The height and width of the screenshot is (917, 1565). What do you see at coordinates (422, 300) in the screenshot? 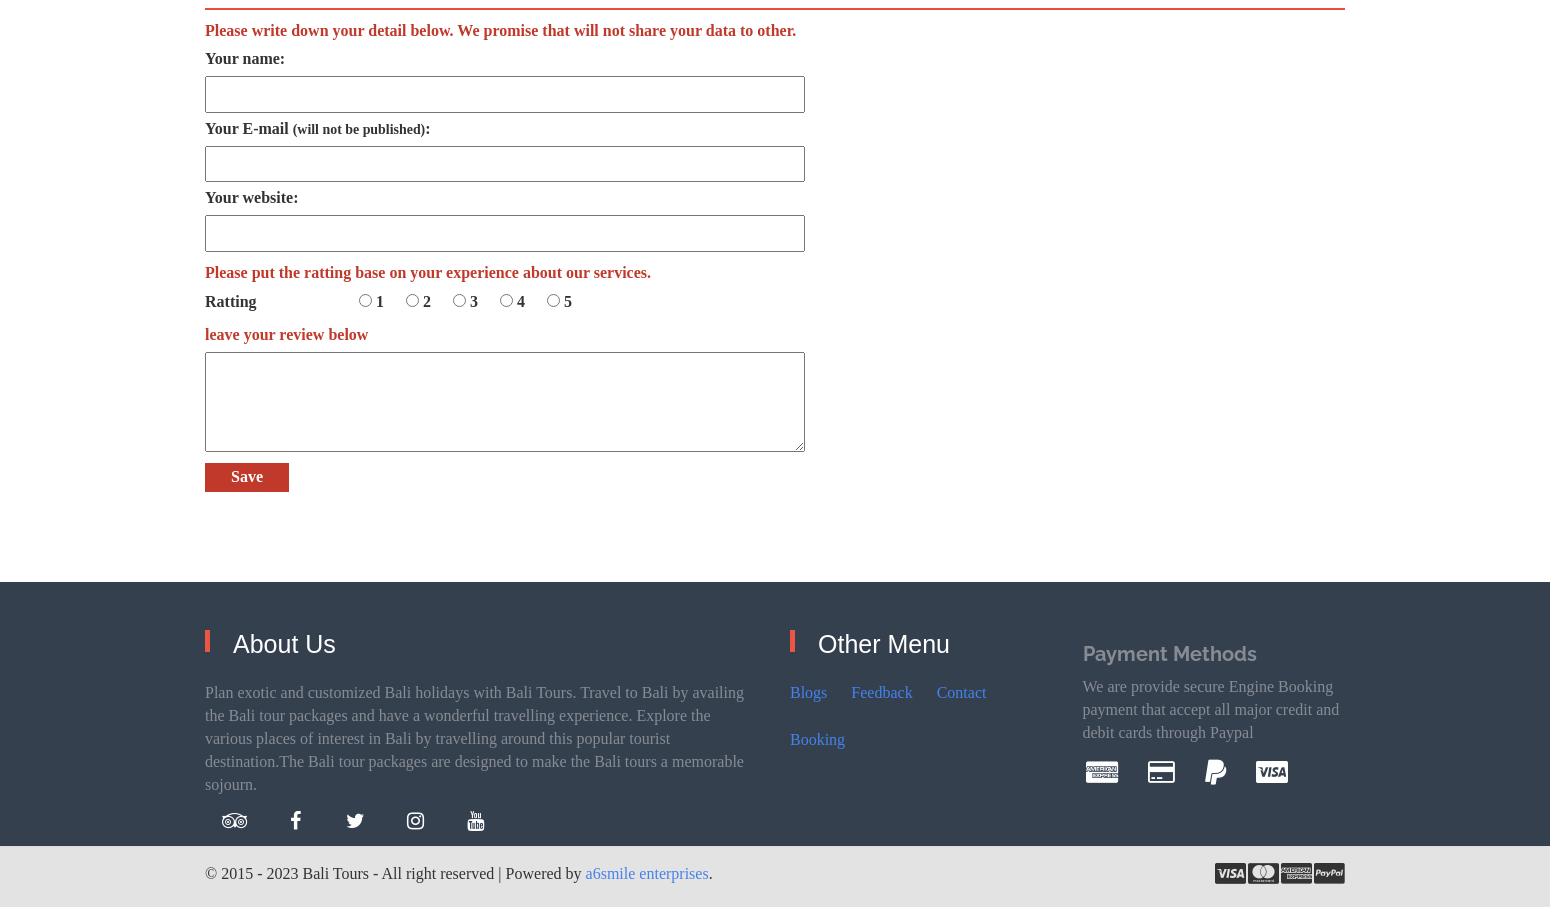
I see `'2'` at bounding box center [422, 300].